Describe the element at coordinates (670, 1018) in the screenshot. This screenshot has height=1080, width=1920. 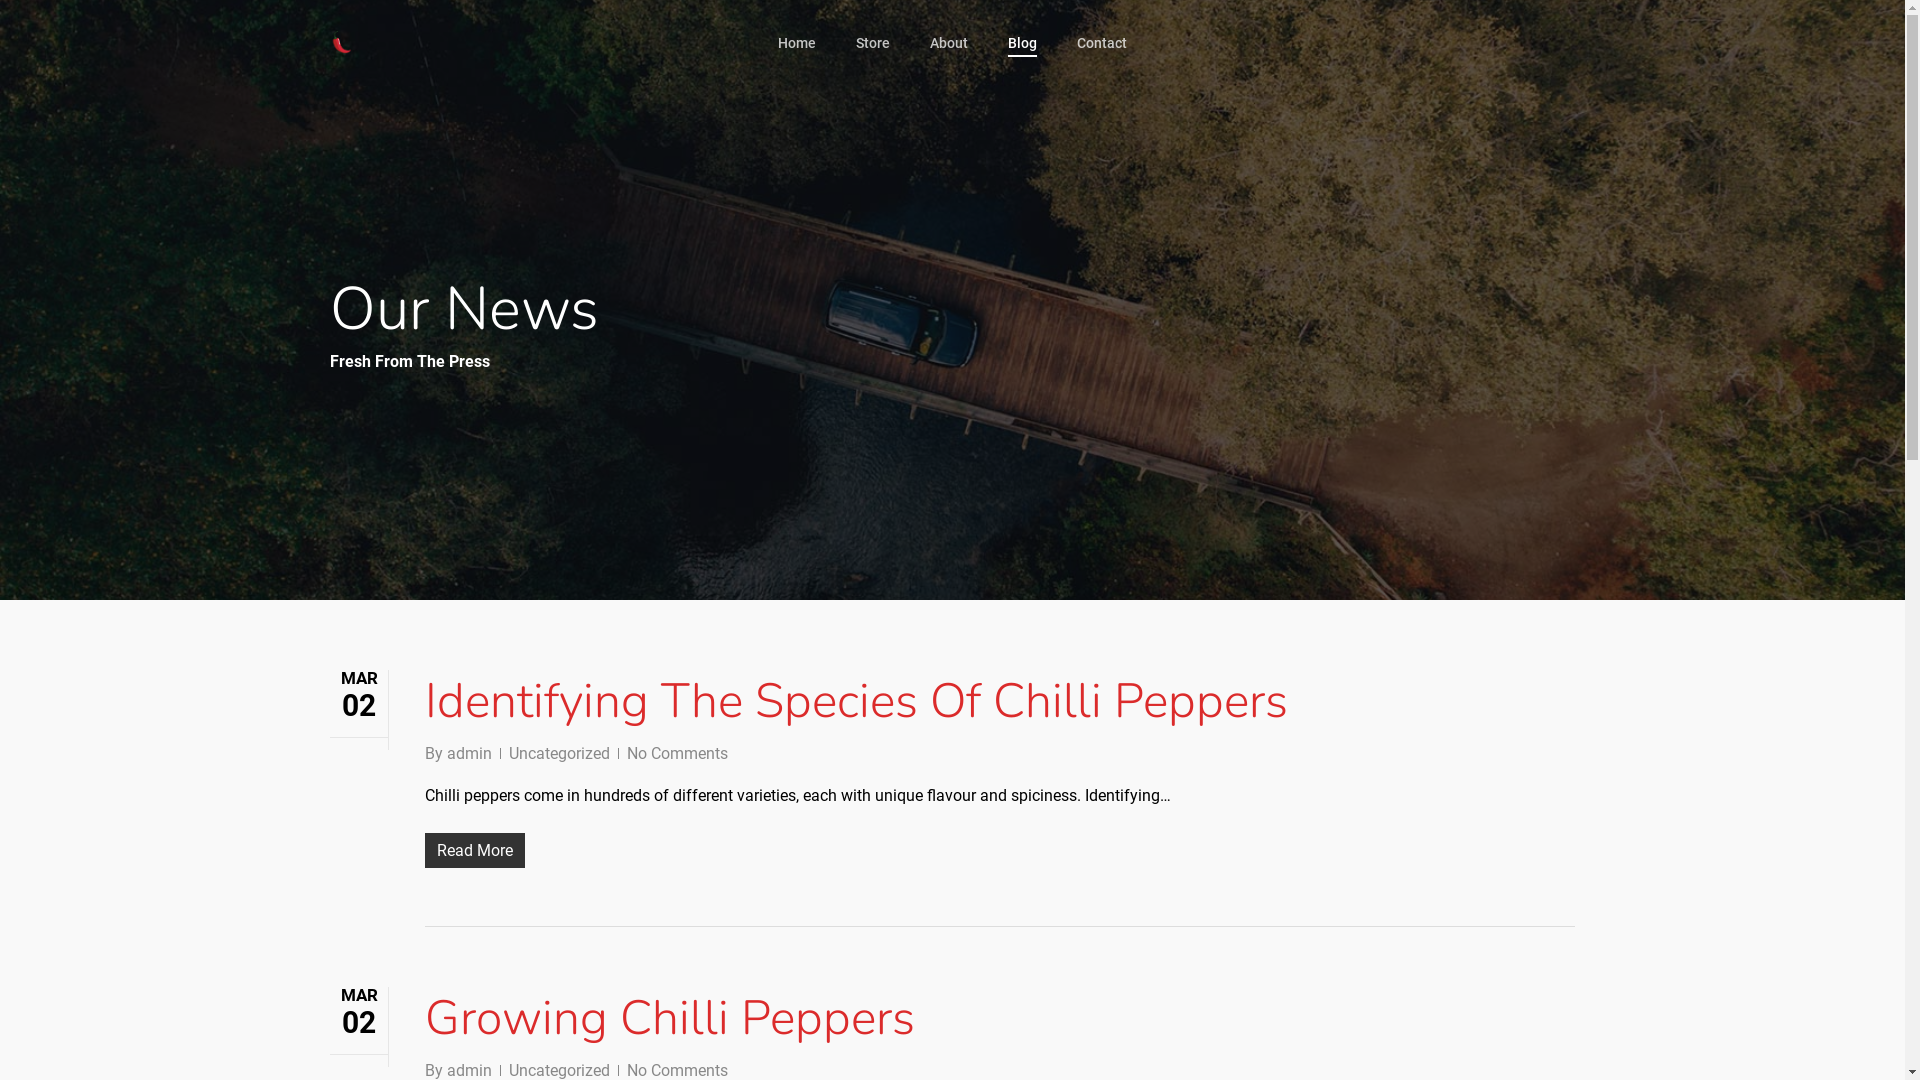
I see `'Growing Chilli Peppers'` at that location.